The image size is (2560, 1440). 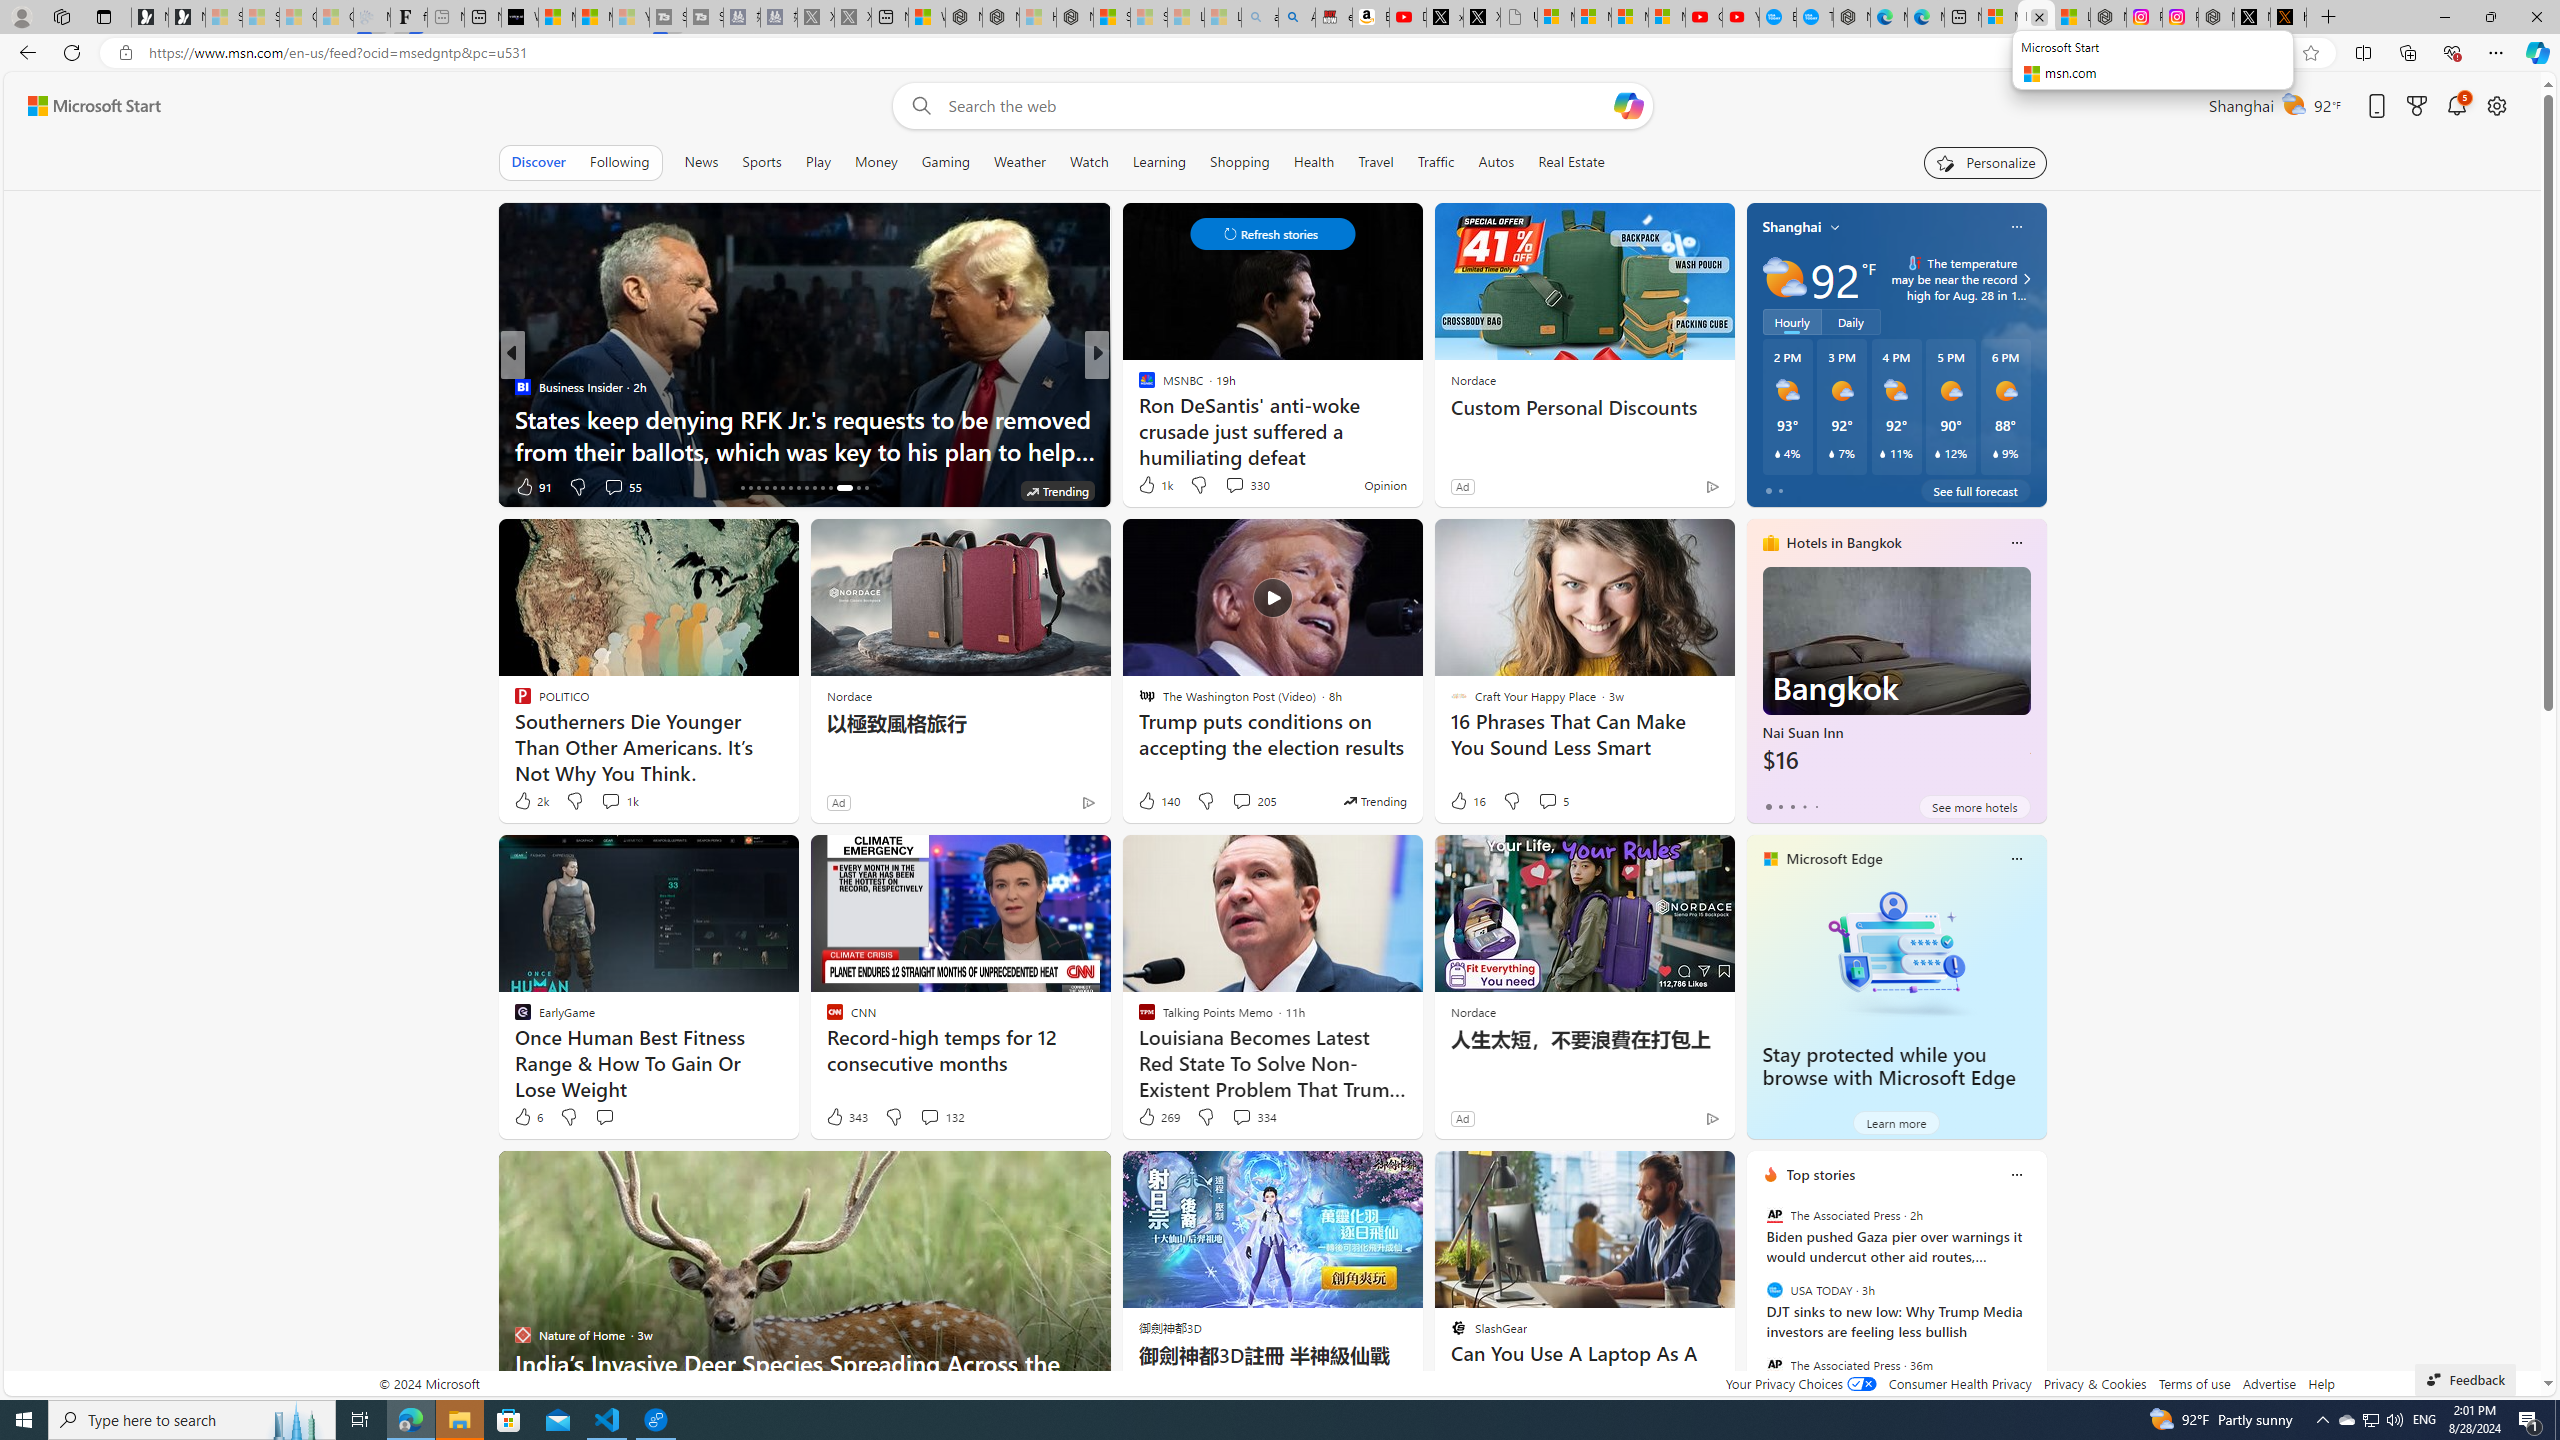 What do you see at coordinates (1373, 800) in the screenshot?
I see `'This story is trending'` at bounding box center [1373, 800].